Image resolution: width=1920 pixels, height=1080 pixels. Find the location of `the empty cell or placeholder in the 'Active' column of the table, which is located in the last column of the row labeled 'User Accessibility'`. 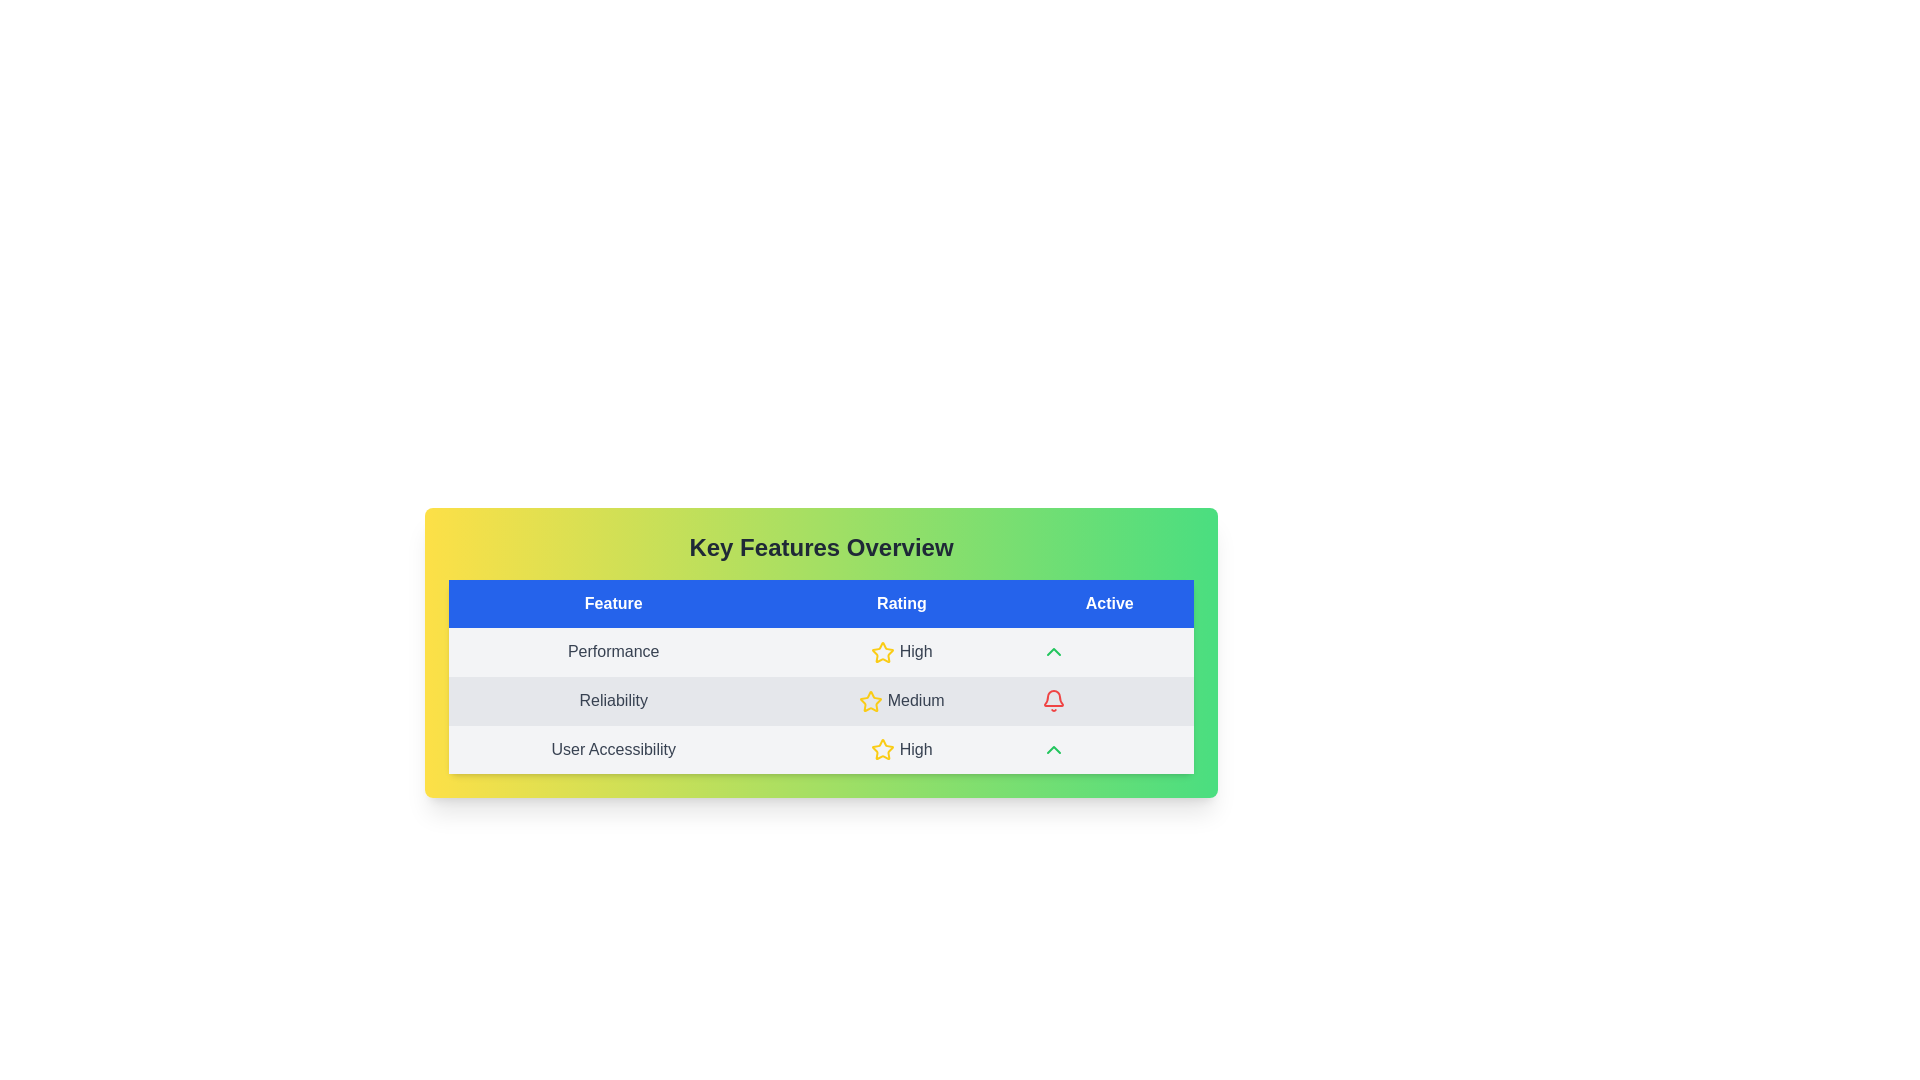

the empty cell or placeholder in the 'Active' column of the table, which is located in the last column of the row labeled 'User Accessibility' is located at coordinates (1108, 749).